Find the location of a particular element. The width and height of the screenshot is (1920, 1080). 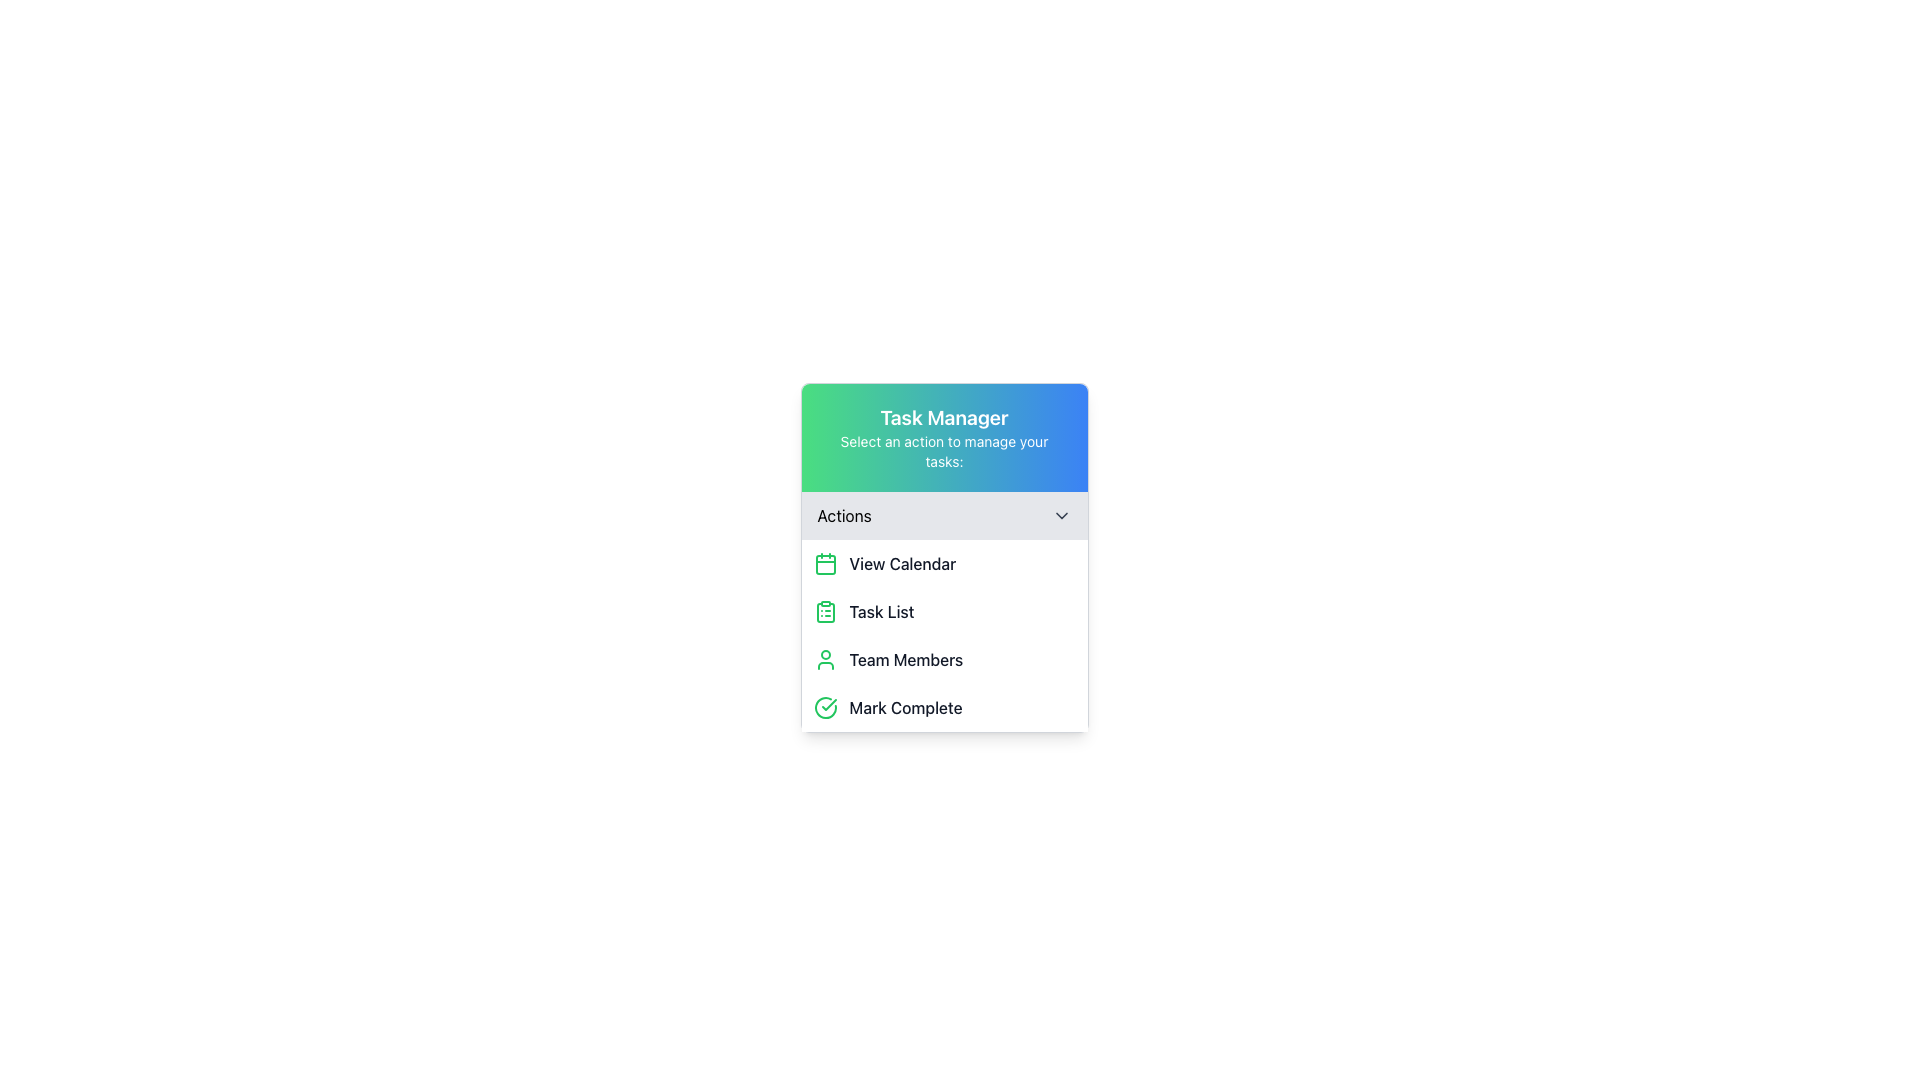

the green outlined circle icon with a checkmark, which indicates a 'complete' status, located to the left of the 'Mark Complete' option in the 'Actions' section of the 'Task Manager' panel is located at coordinates (825, 707).